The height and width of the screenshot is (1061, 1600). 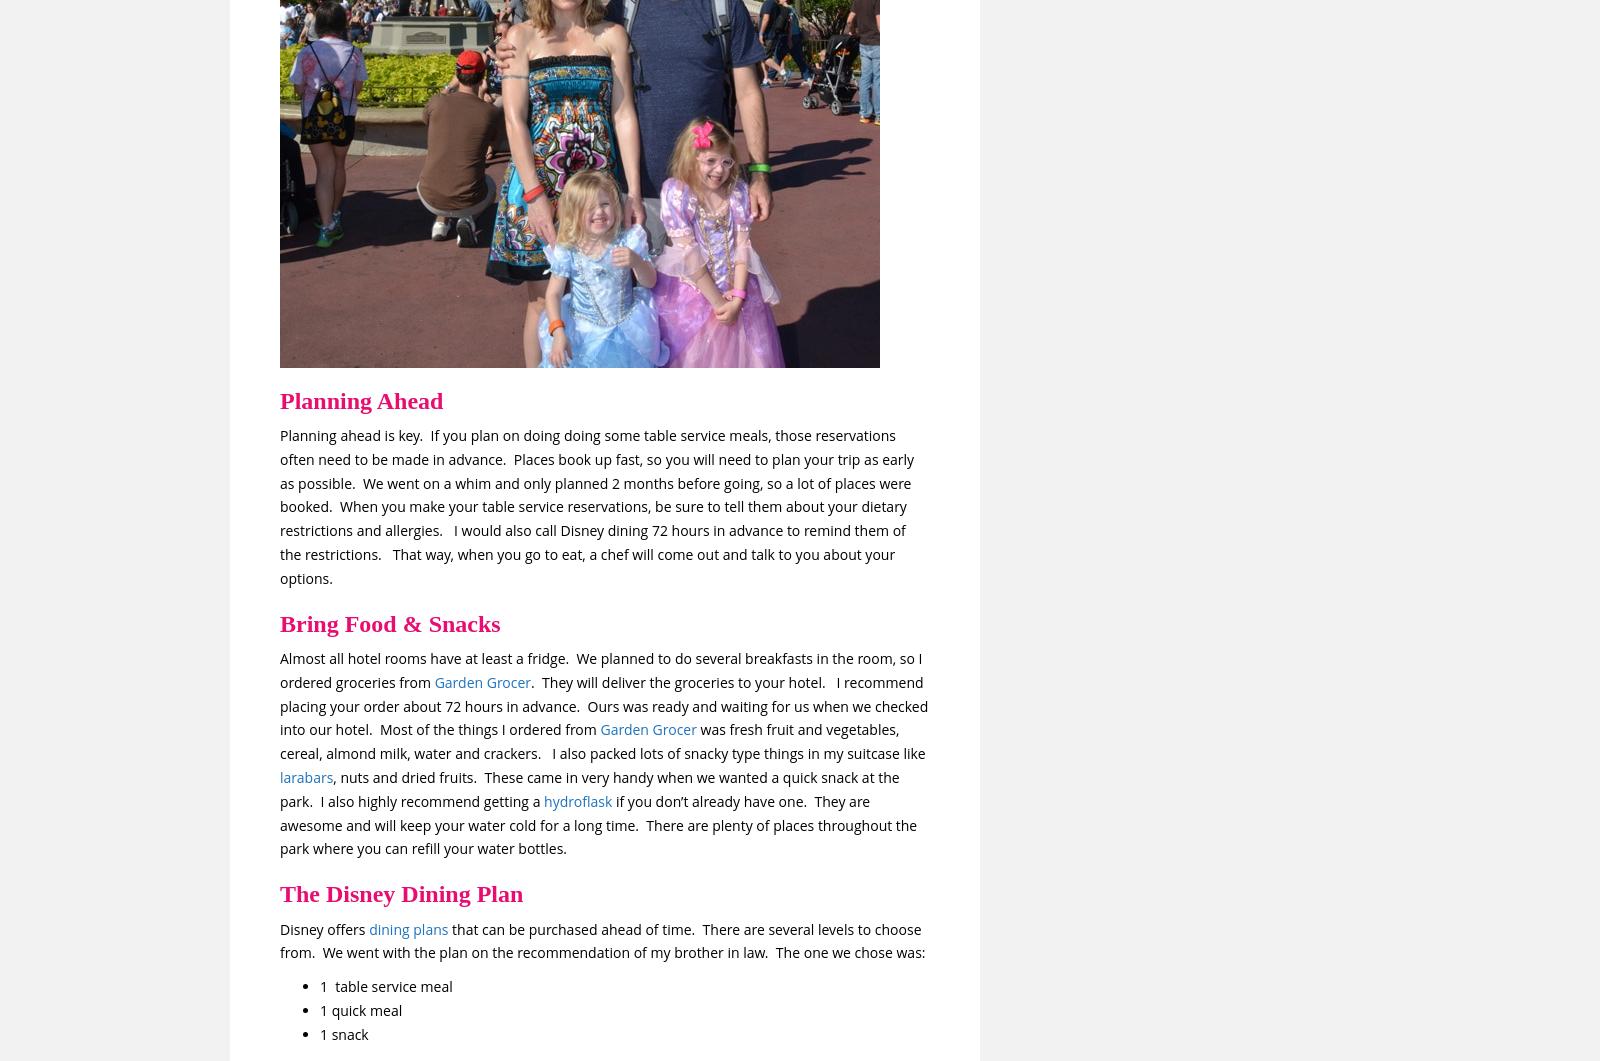 What do you see at coordinates (306, 776) in the screenshot?
I see `'larabars'` at bounding box center [306, 776].